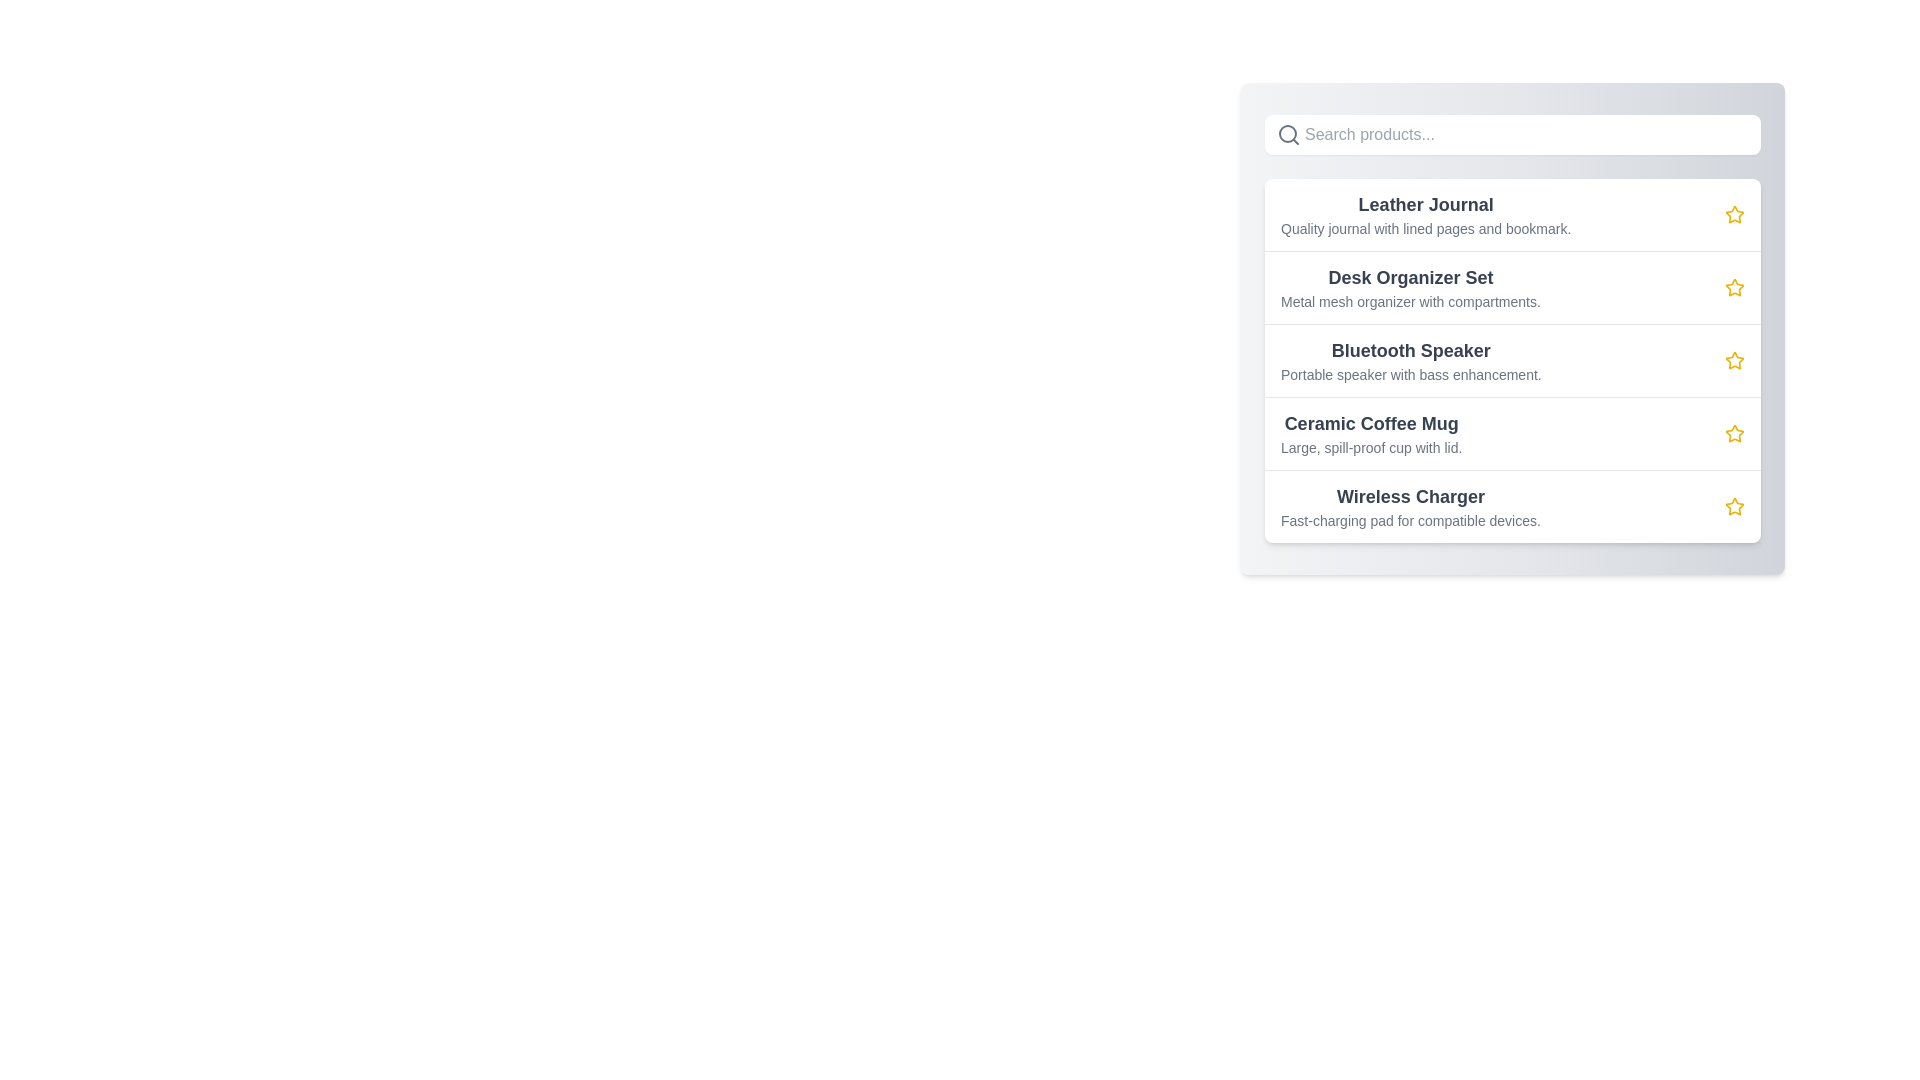  I want to click on the Star icon located on the far right of the 'Wireless Charger' list item, so click(1733, 505).